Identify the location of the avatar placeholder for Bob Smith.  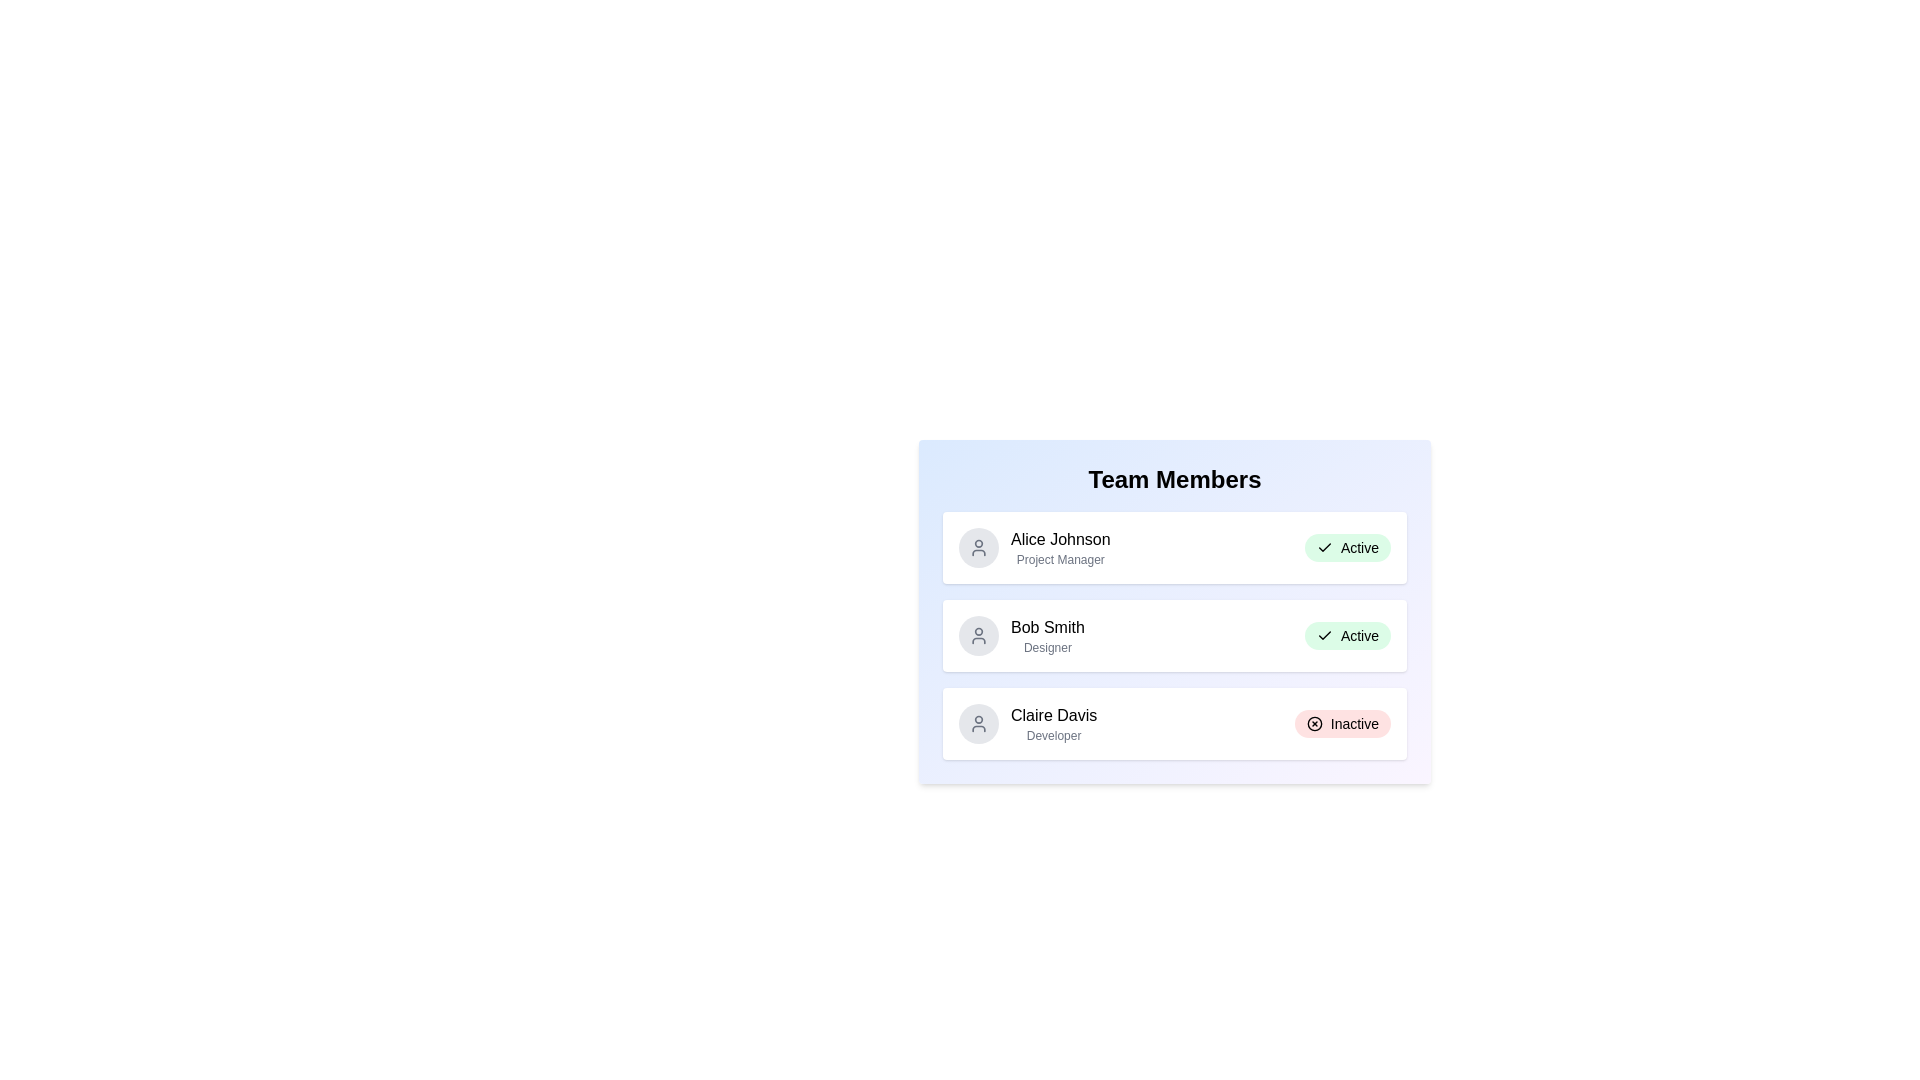
(979, 636).